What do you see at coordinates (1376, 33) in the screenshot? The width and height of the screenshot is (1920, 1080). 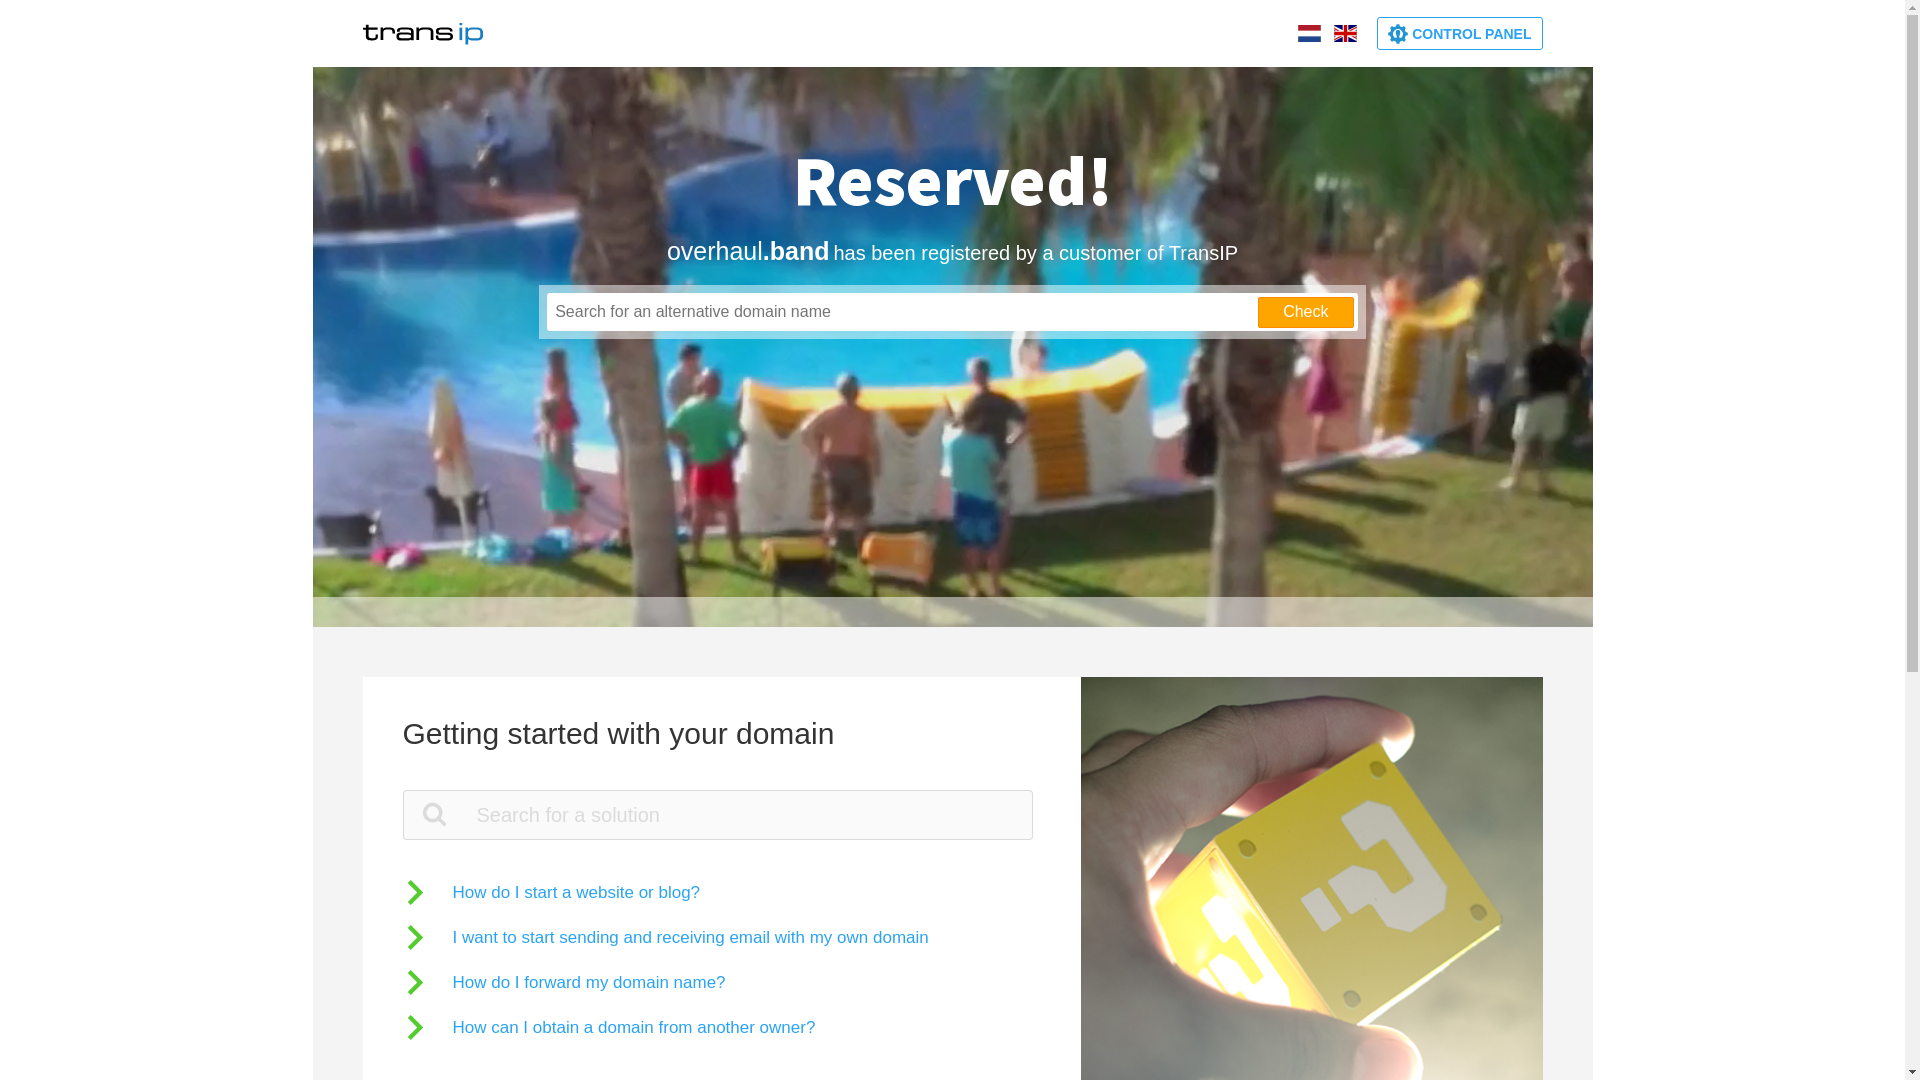 I see `'CONTROL PANEL'` at bounding box center [1376, 33].